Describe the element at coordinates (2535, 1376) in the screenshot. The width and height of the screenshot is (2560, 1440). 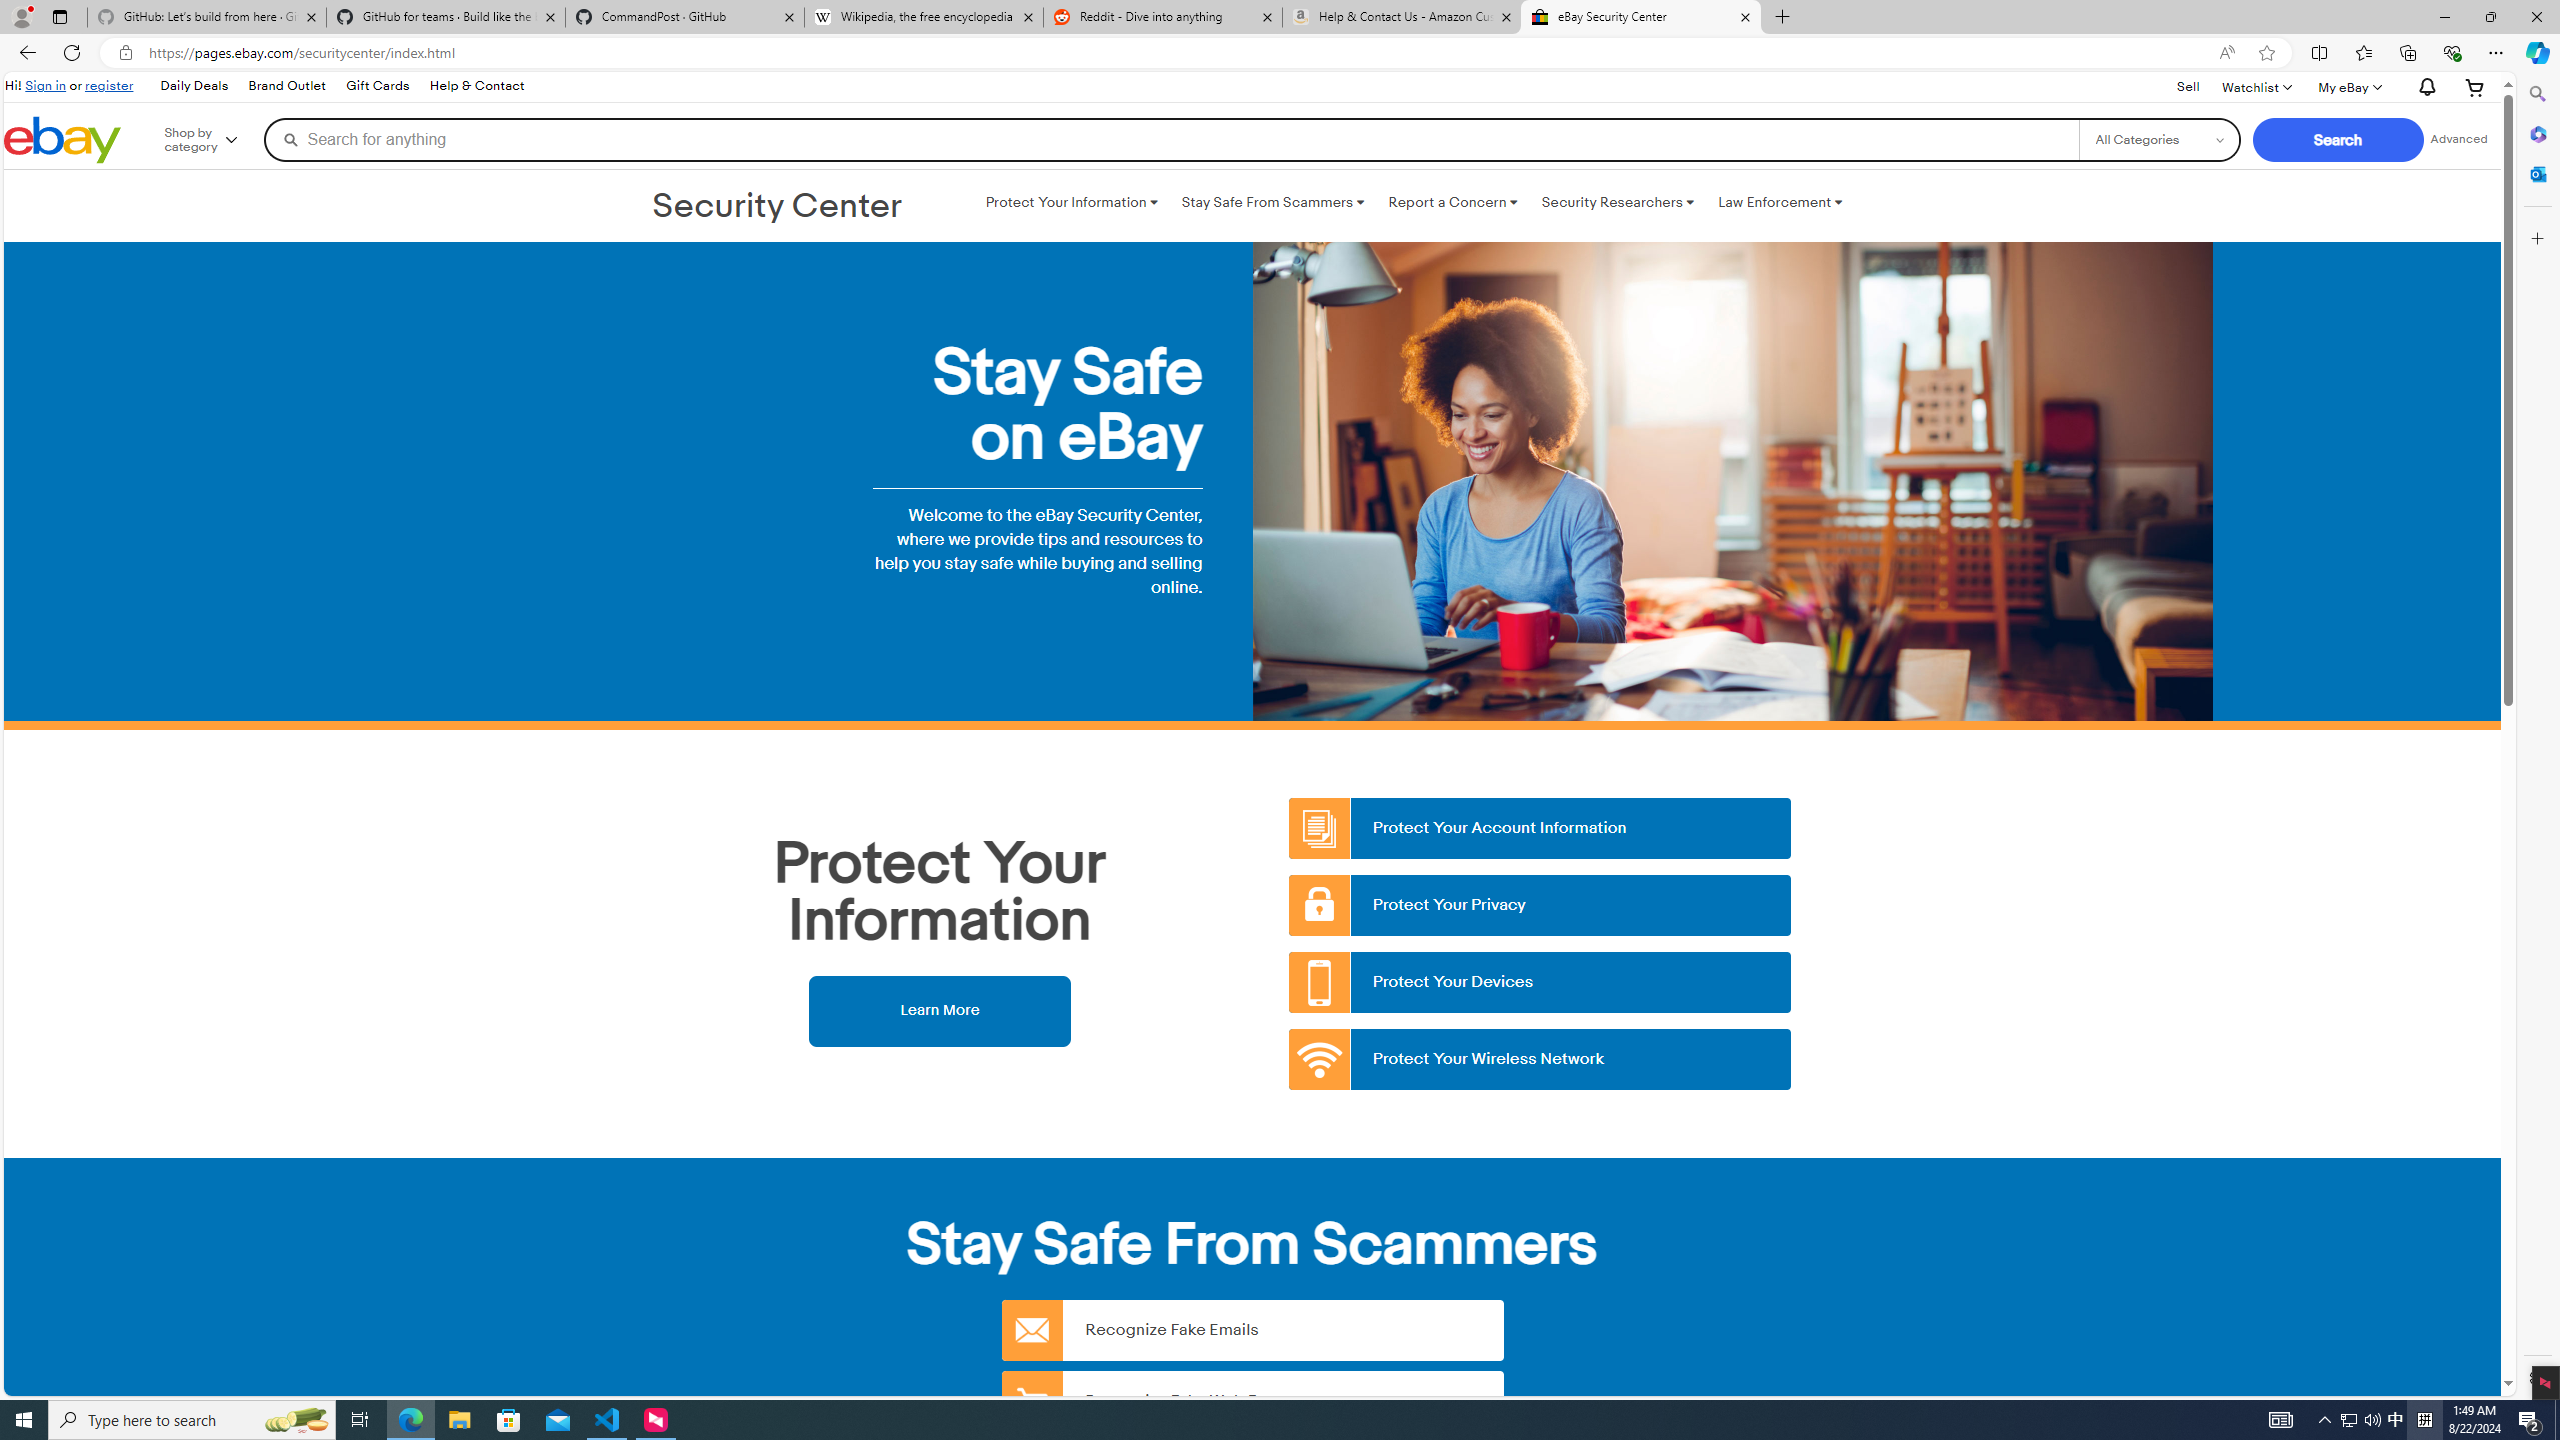
I see `'Settings'` at that location.